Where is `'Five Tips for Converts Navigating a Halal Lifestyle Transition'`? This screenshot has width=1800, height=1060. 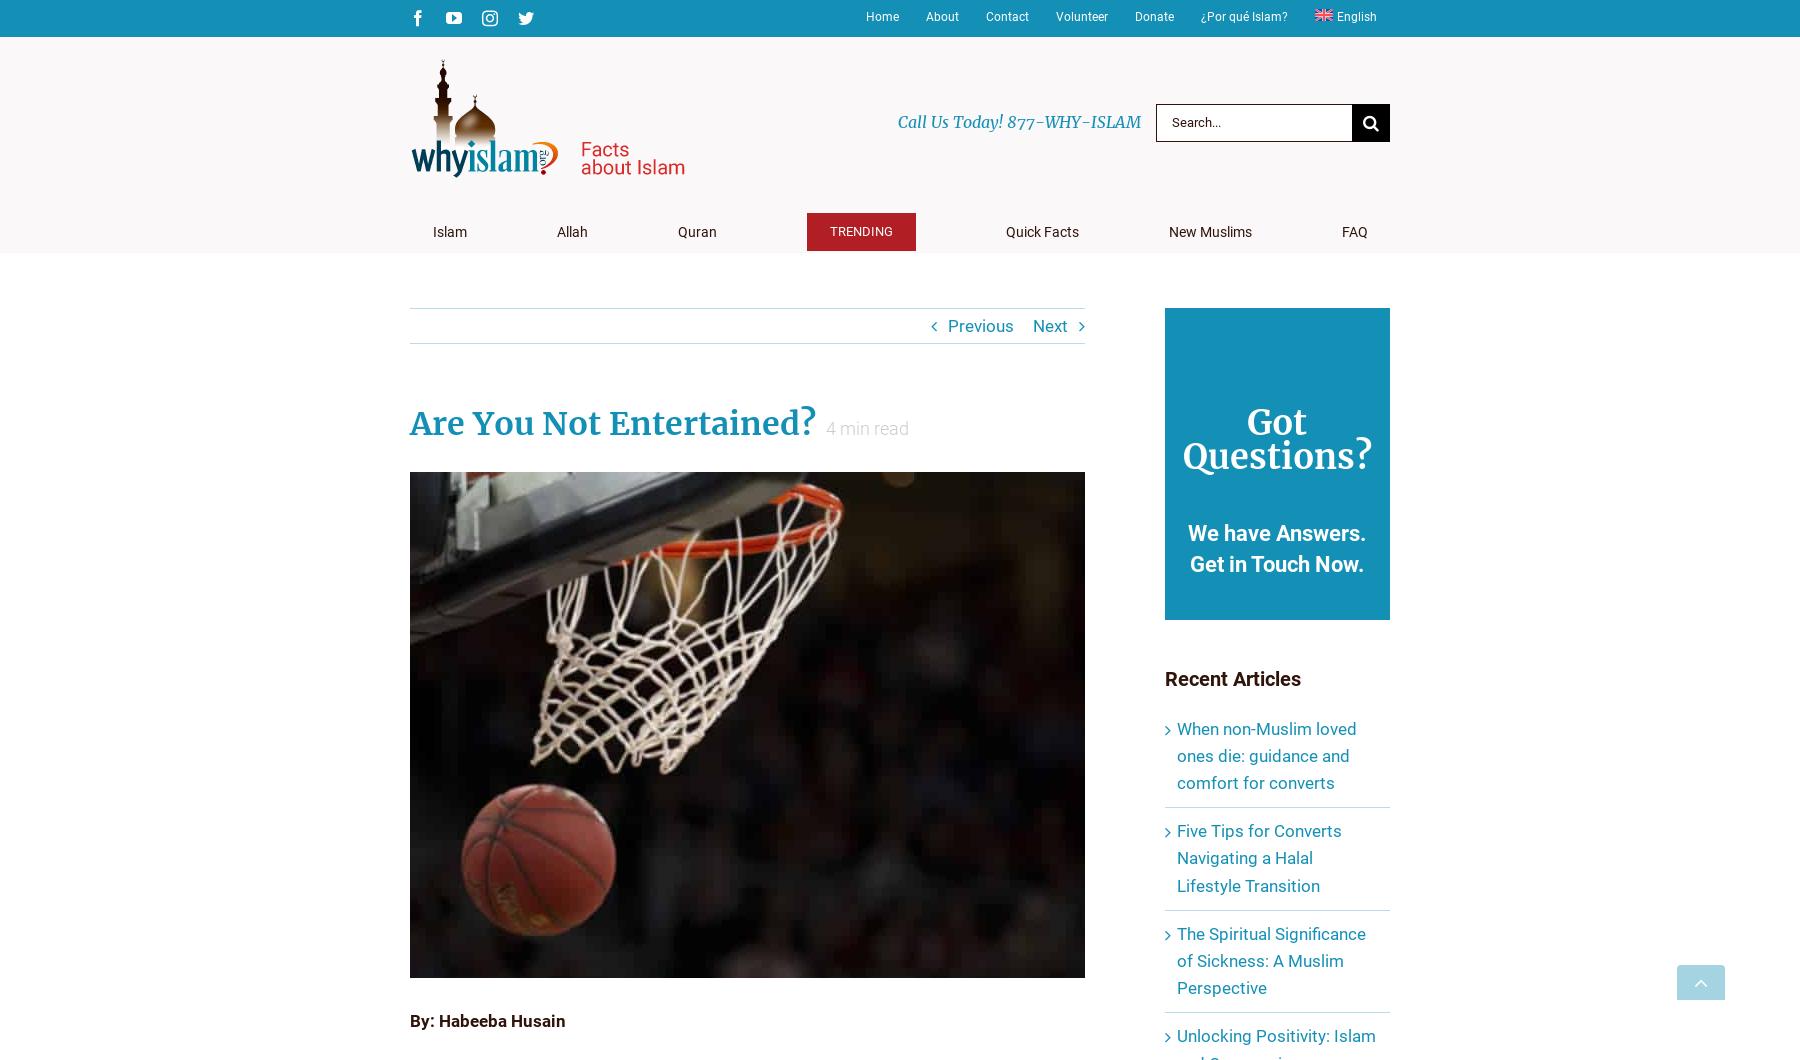 'Five Tips for Converts Navigating a Halal Lifestyle Transition' is located at coordinates (1258, 857).